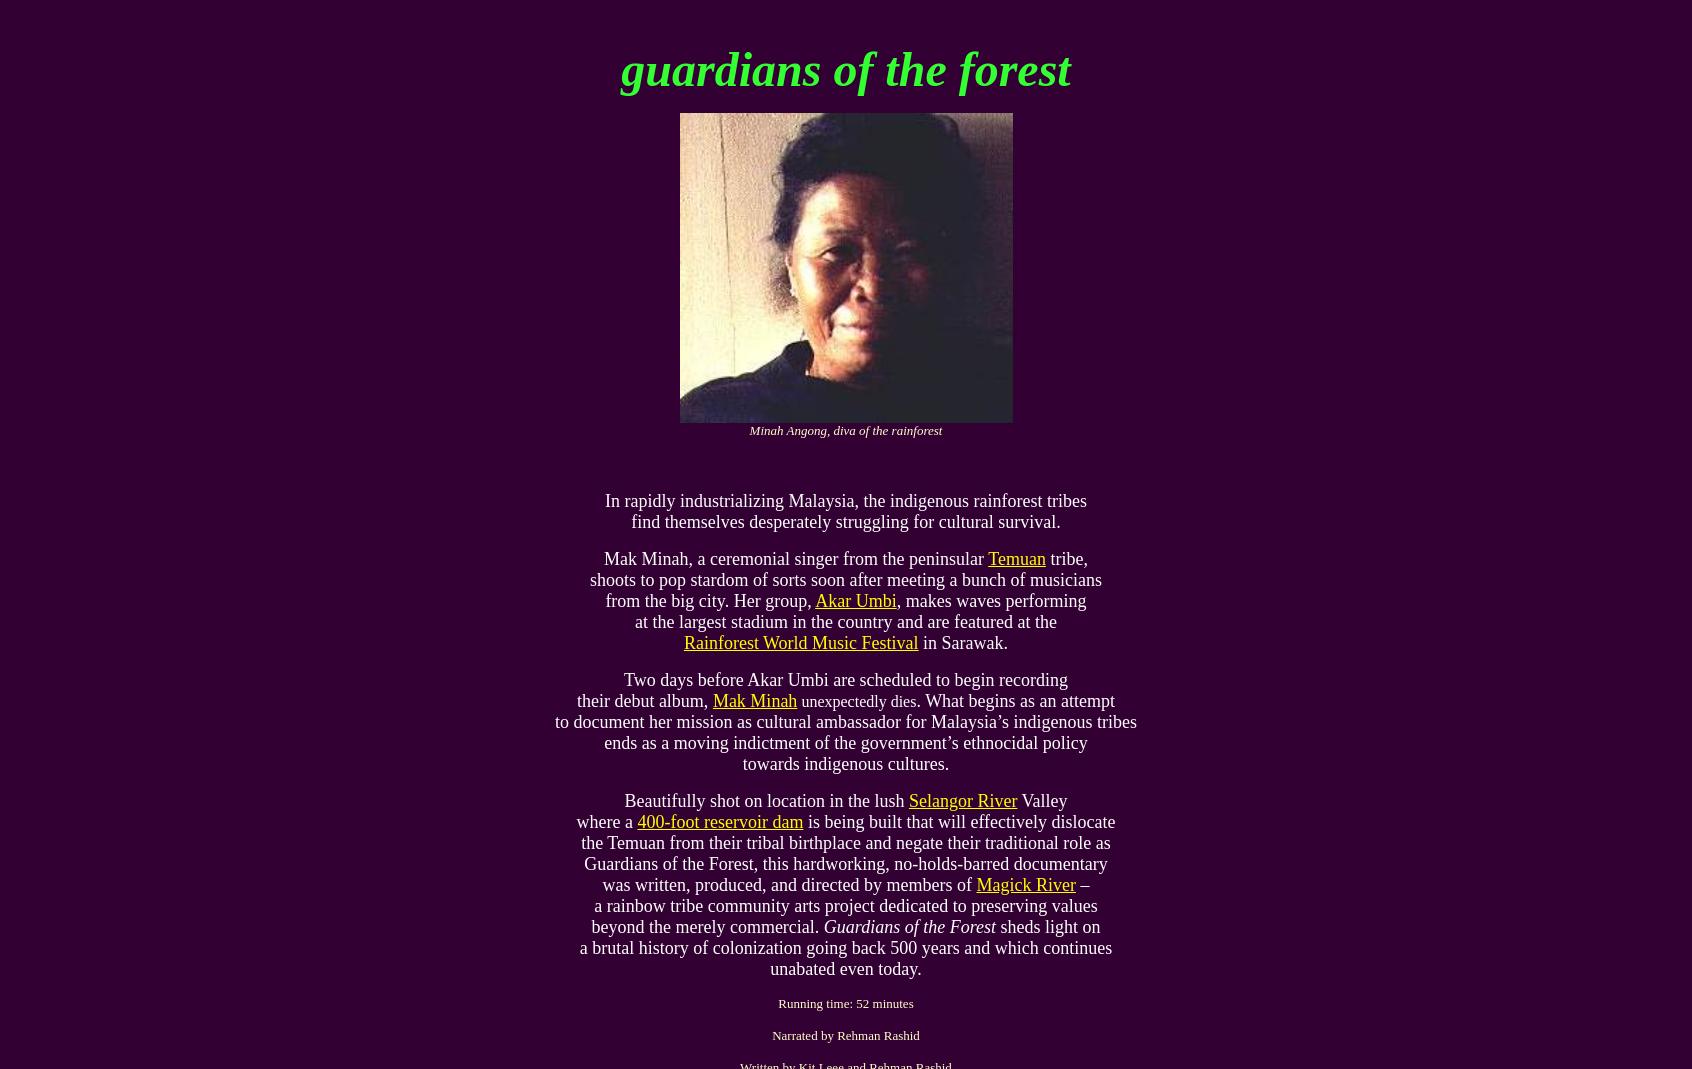 The width and height of the screenshot is (1692, 1069). What do you see at coordinates (580, 843) in the screenshot?
I see `'the Temuan
from their tribal birthplace and negate their traditional role as'` at bounding box center [580, 843].